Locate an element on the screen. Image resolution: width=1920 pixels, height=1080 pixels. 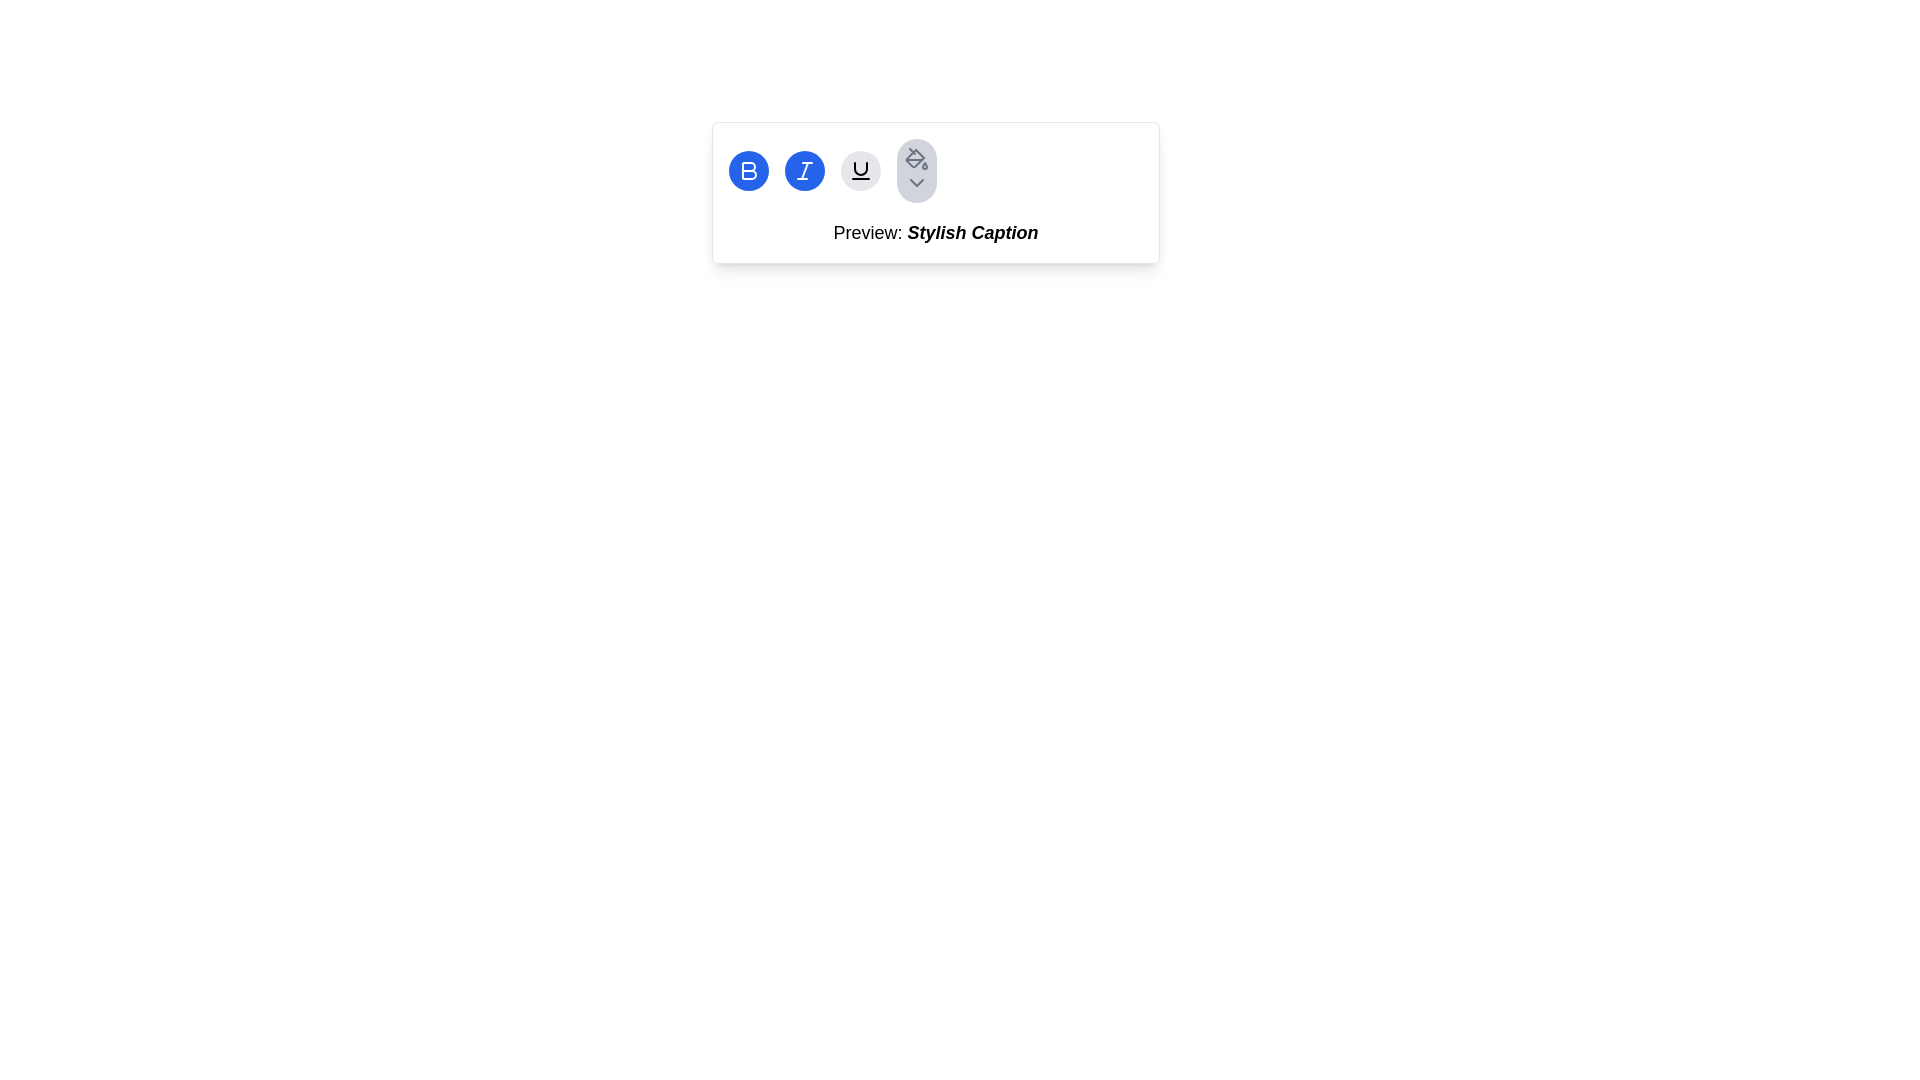
the rounded gray button icon located to the right of other buttons is located at coordinates (915, 182).